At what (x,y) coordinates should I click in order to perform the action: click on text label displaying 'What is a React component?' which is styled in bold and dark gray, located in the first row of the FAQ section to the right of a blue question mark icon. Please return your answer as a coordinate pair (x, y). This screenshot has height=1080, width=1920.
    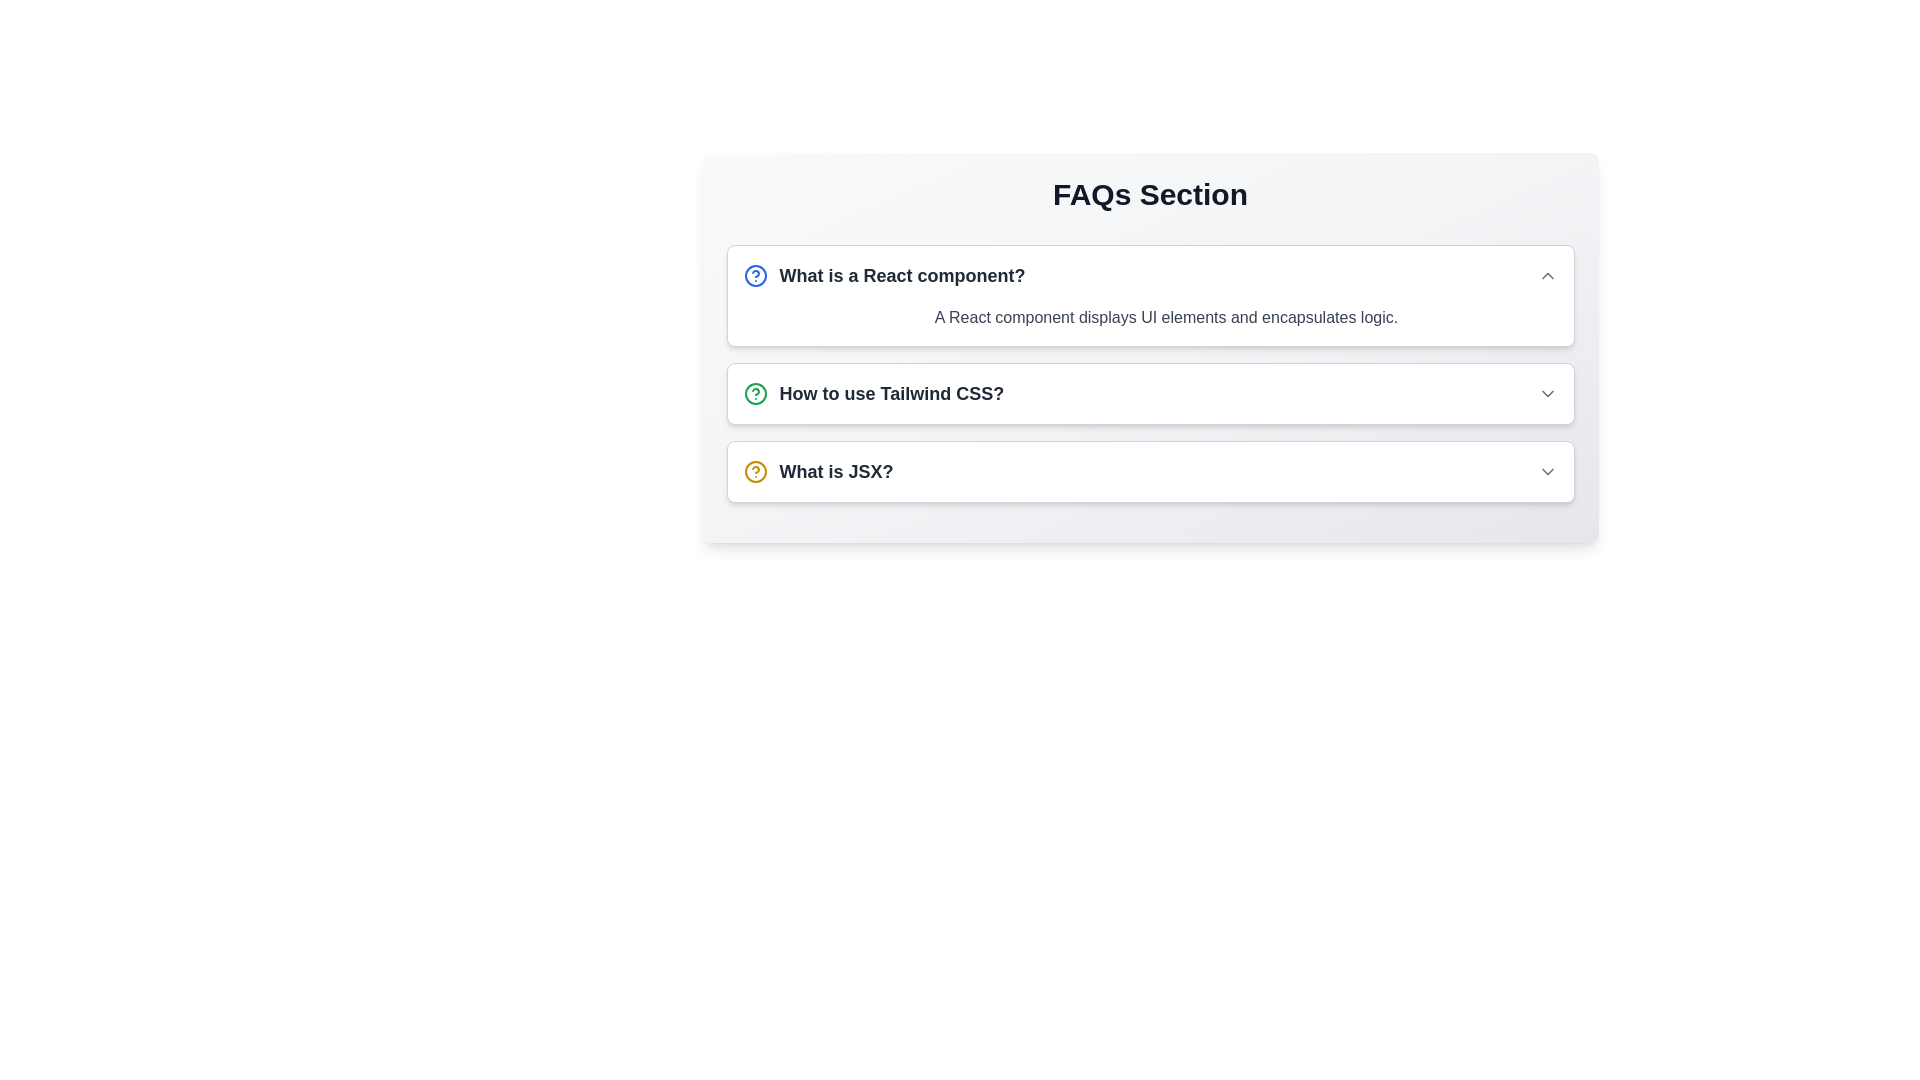
    Looking at the image, I should click on (901, 276).